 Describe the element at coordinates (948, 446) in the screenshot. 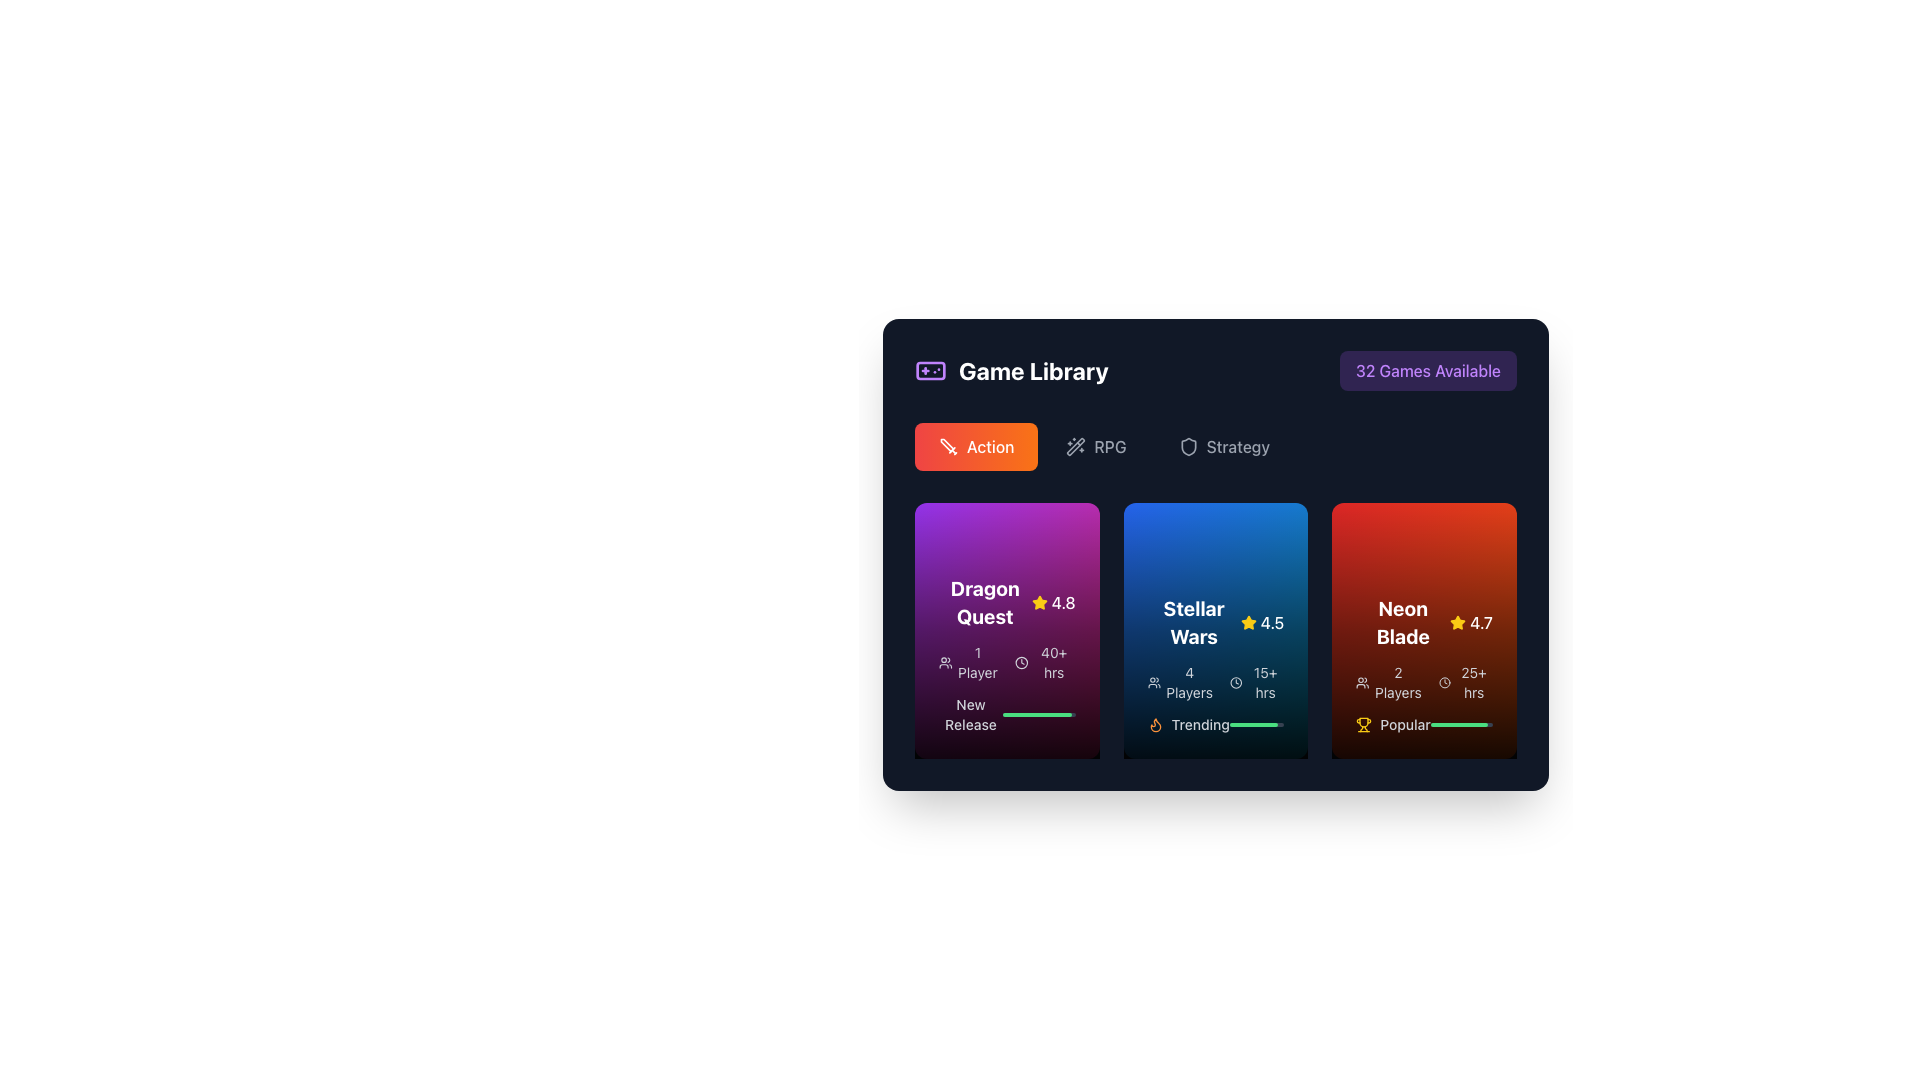

I see `the small sword icon with a light stroke inside the red-orange background, located to the left of the 'Action' label text, to filter games` at that location.